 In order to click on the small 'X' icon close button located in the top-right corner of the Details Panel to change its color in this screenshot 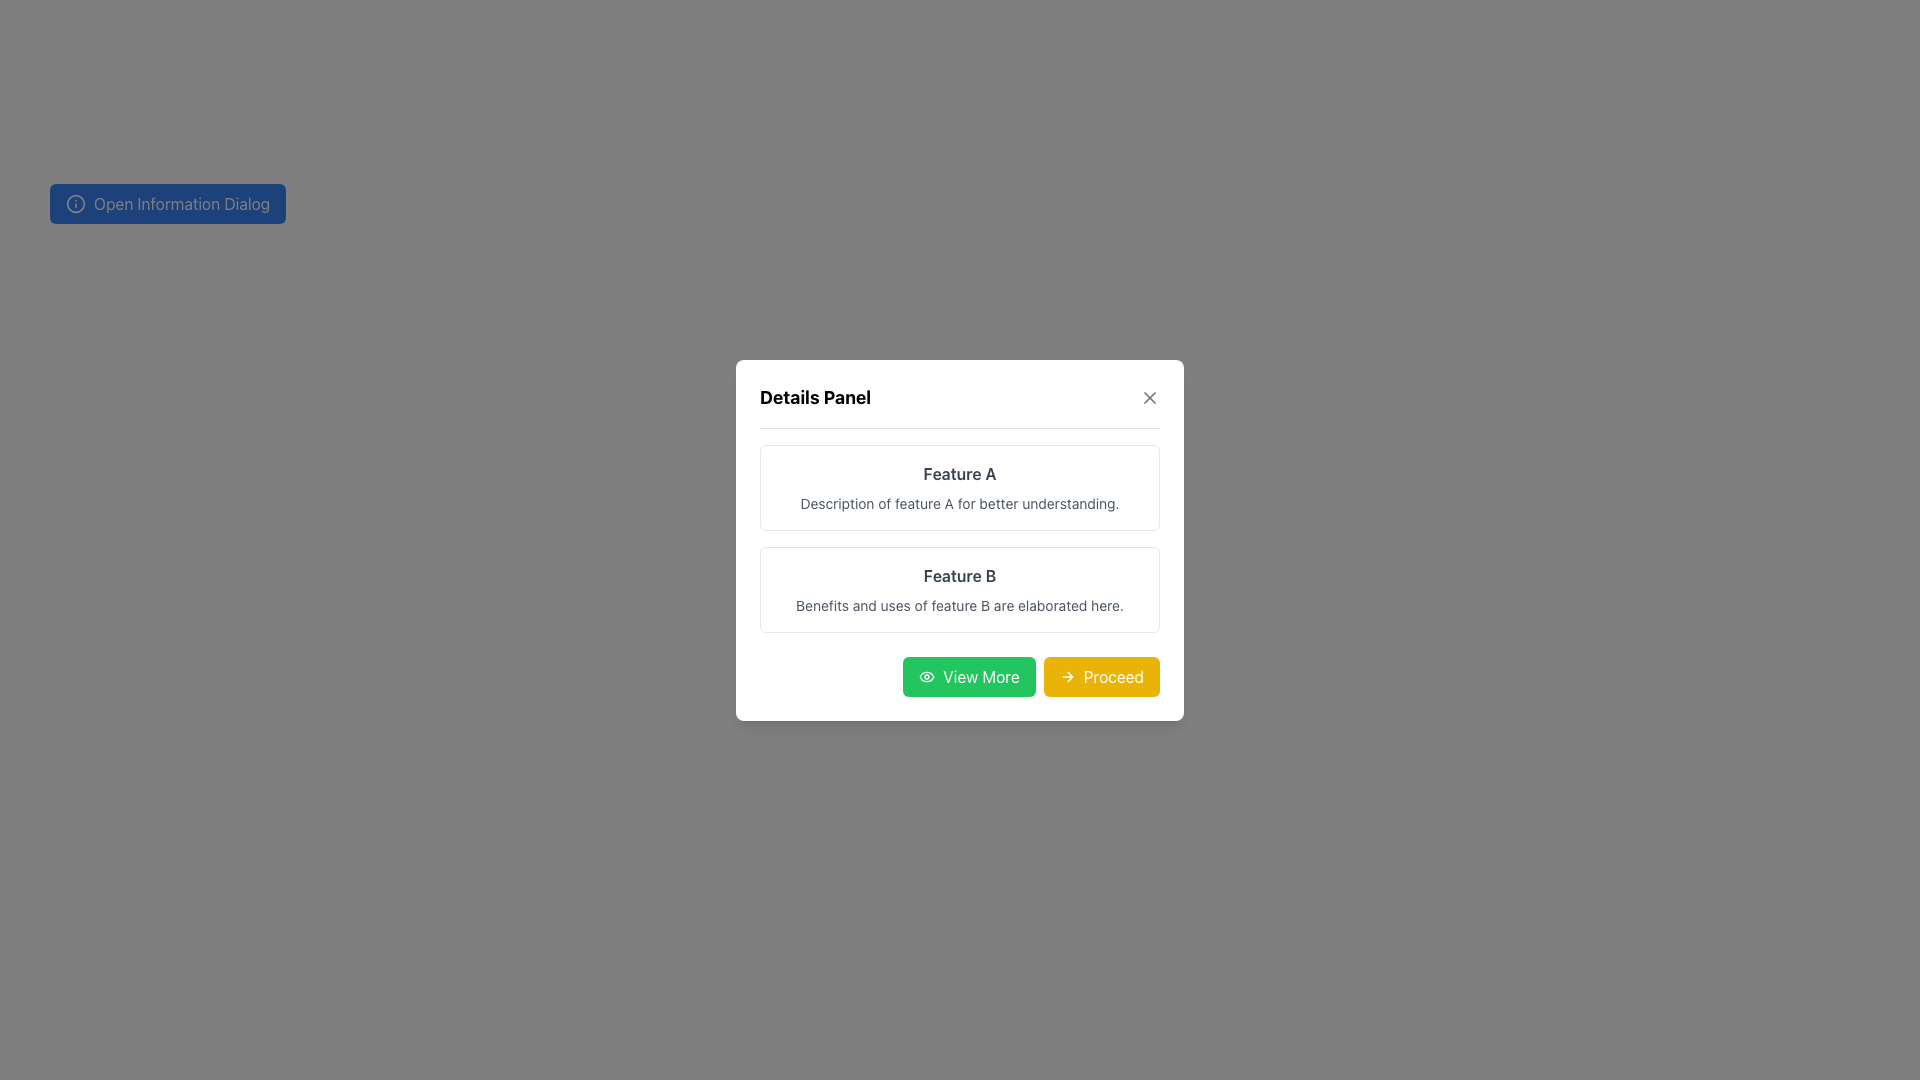, I will do `click(1150, 397)`.